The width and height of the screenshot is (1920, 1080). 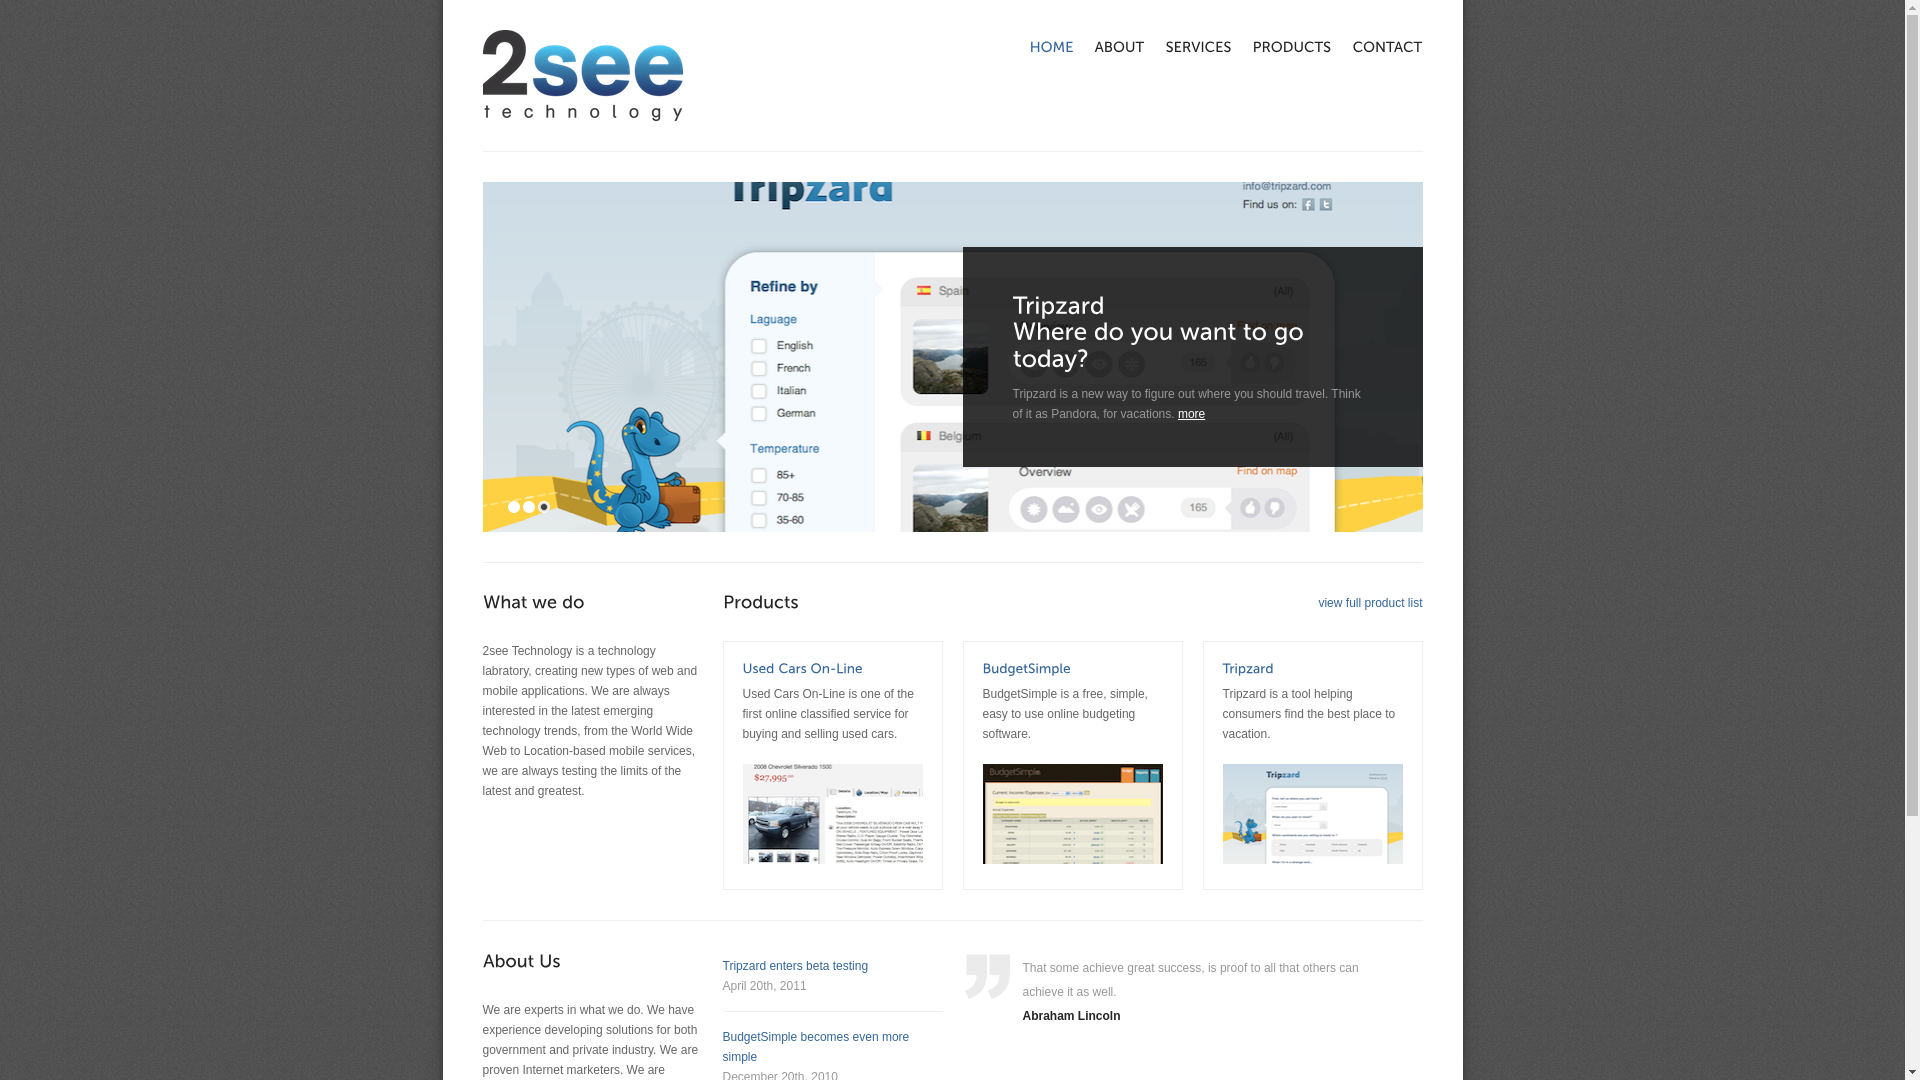 What do you see at coordinates (481, 74) in the screenshot?
I see `'Back Home'` at bounding box center [481, 74].